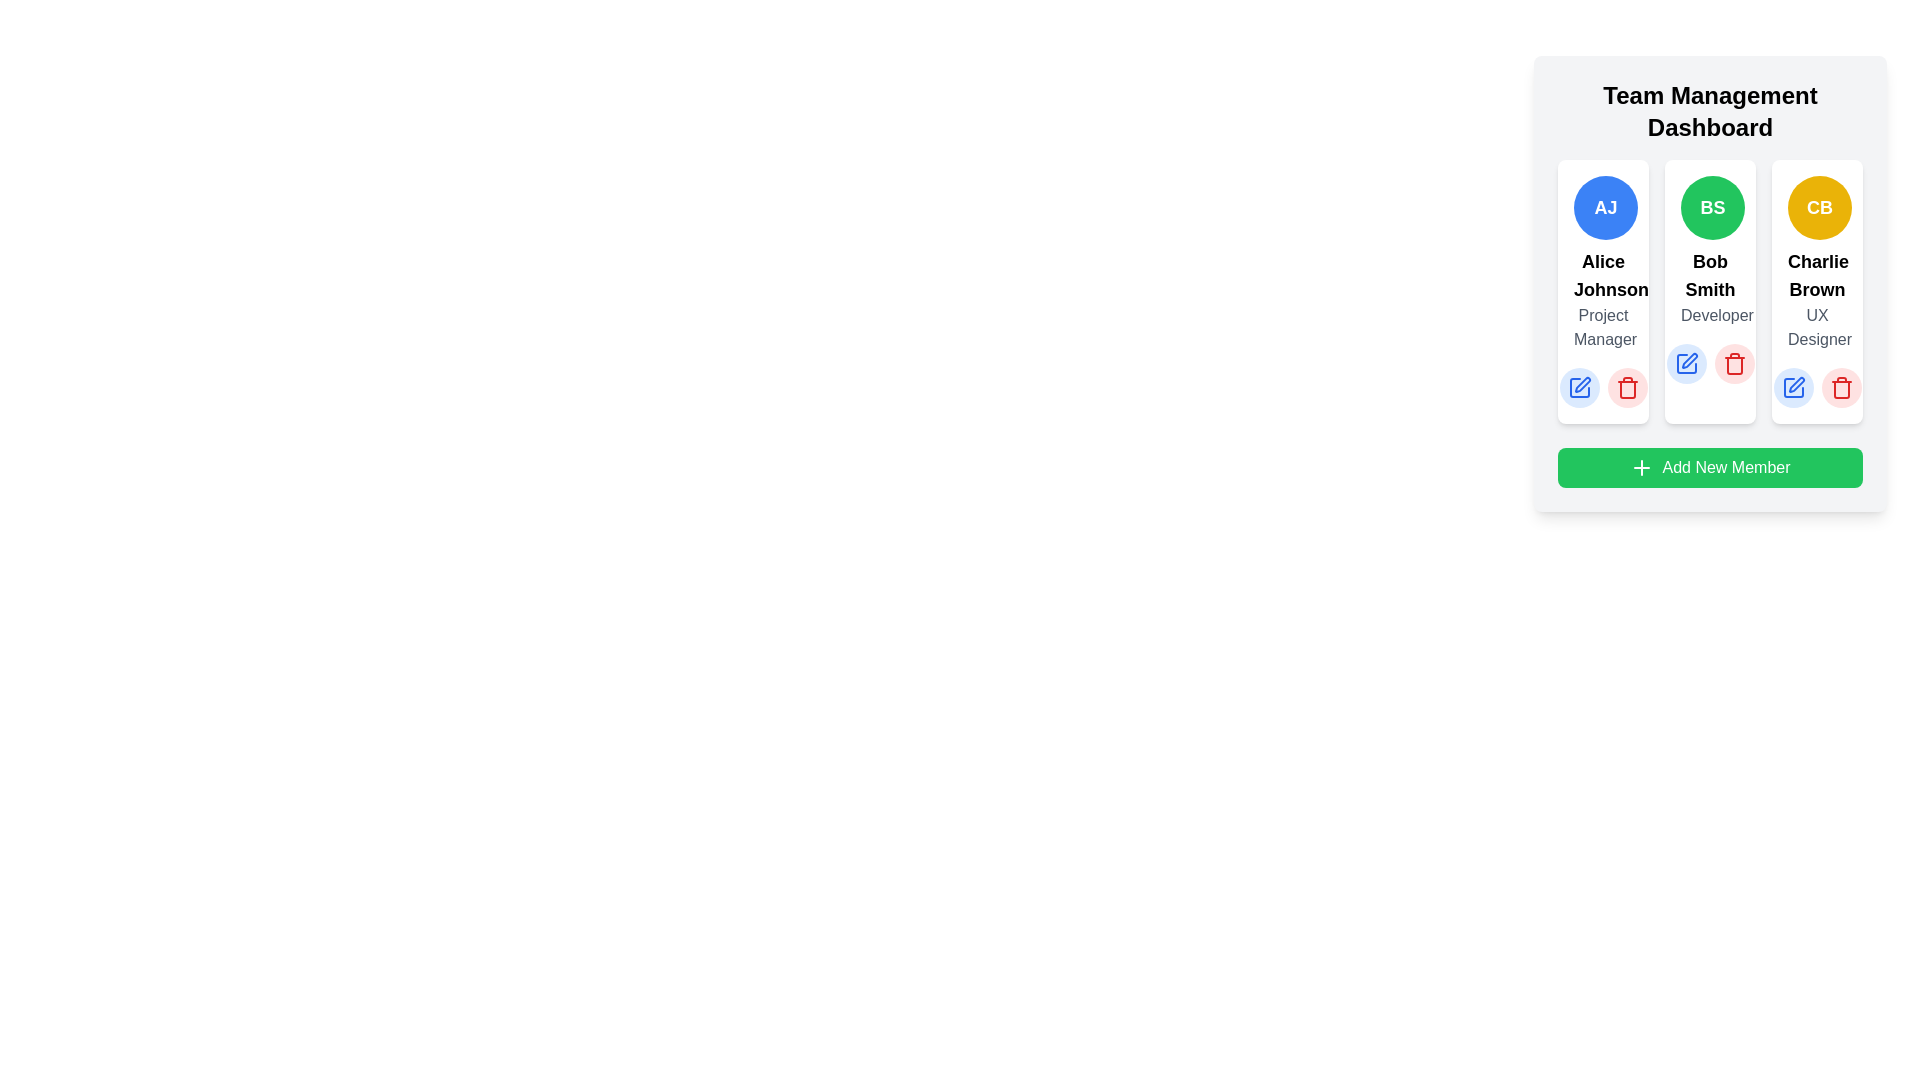 The height and width of the screenshot is (1080, 1920). Describe the element at coordinates (1709, 363) in the screenshot. I see `the group of two circular buttons, one blue and the other red, located below the 'Bob Smith Developer' section` at that location.